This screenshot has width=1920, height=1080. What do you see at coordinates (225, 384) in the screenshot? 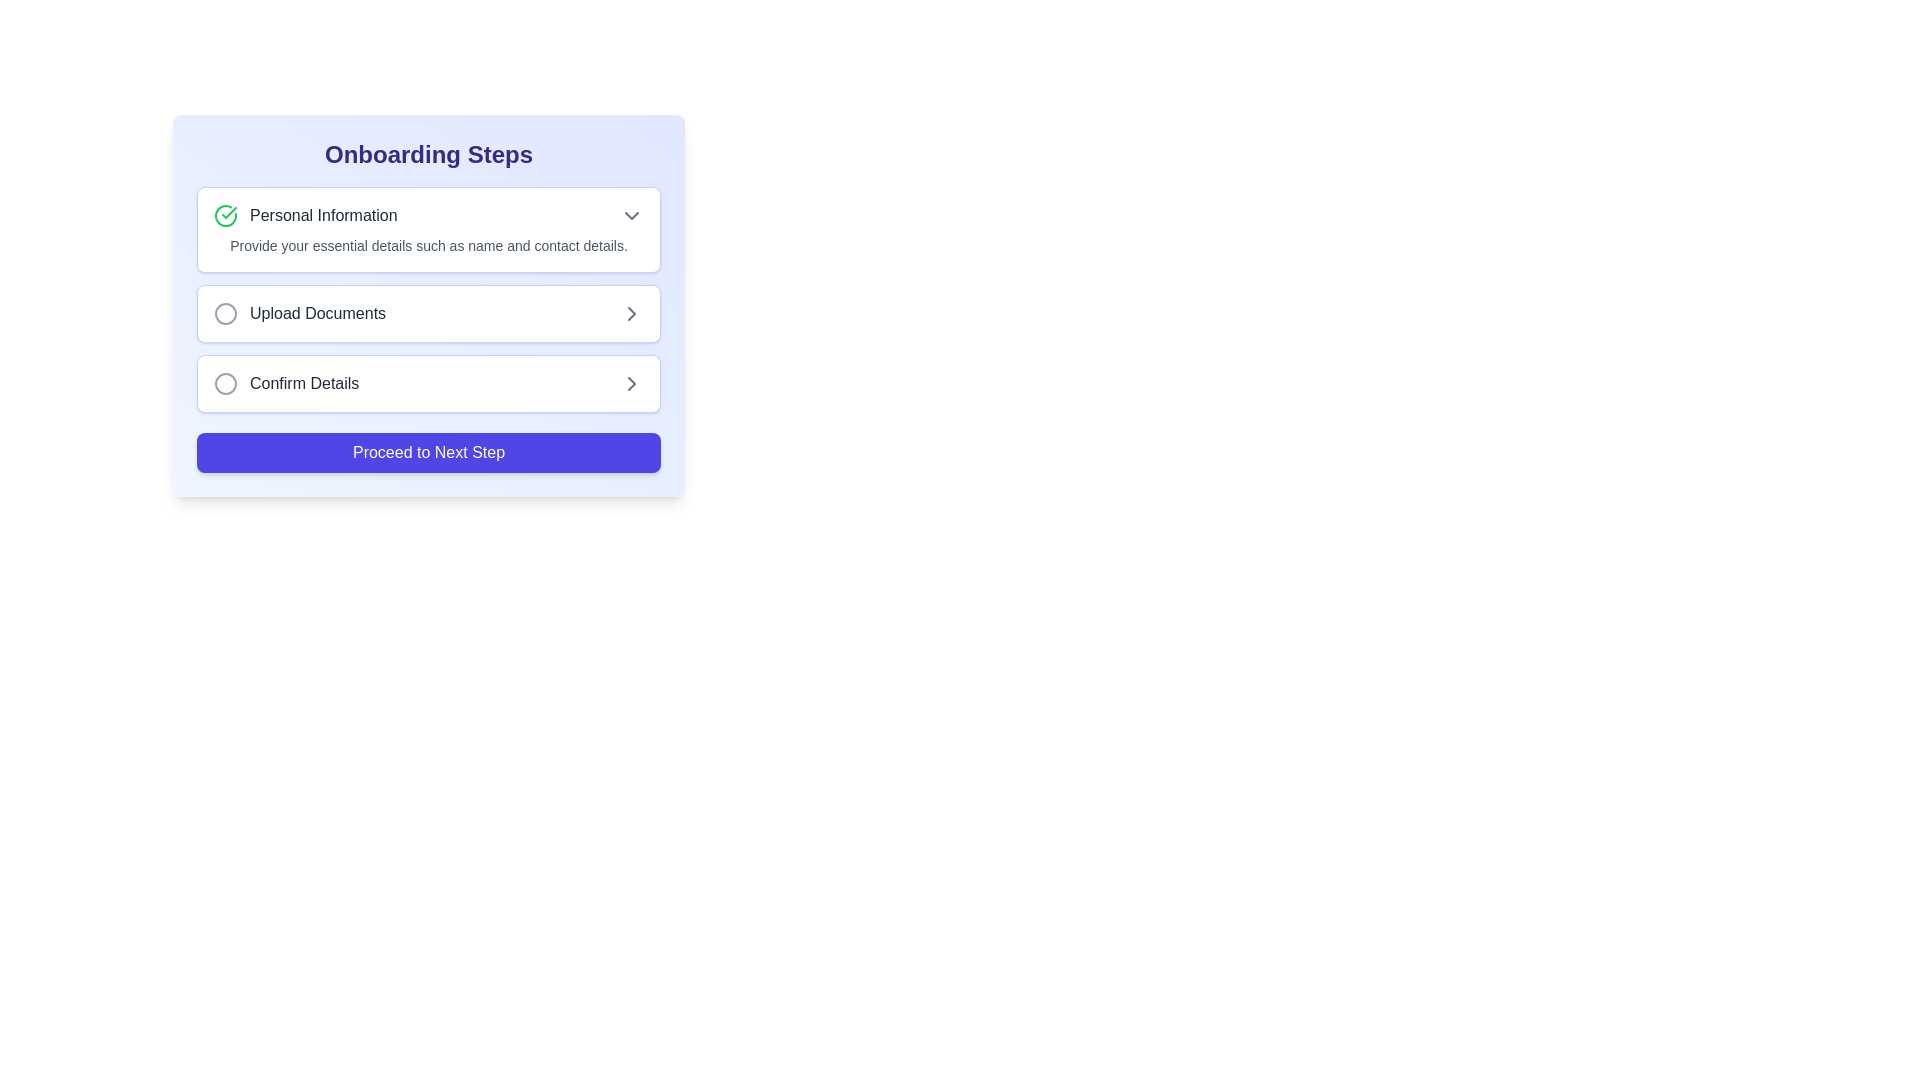
I see `the circular indicator icon with a gray stroke located in the left section of the 'Confirm Details' row in the onboarding step list` at bounding box center [225, 384].